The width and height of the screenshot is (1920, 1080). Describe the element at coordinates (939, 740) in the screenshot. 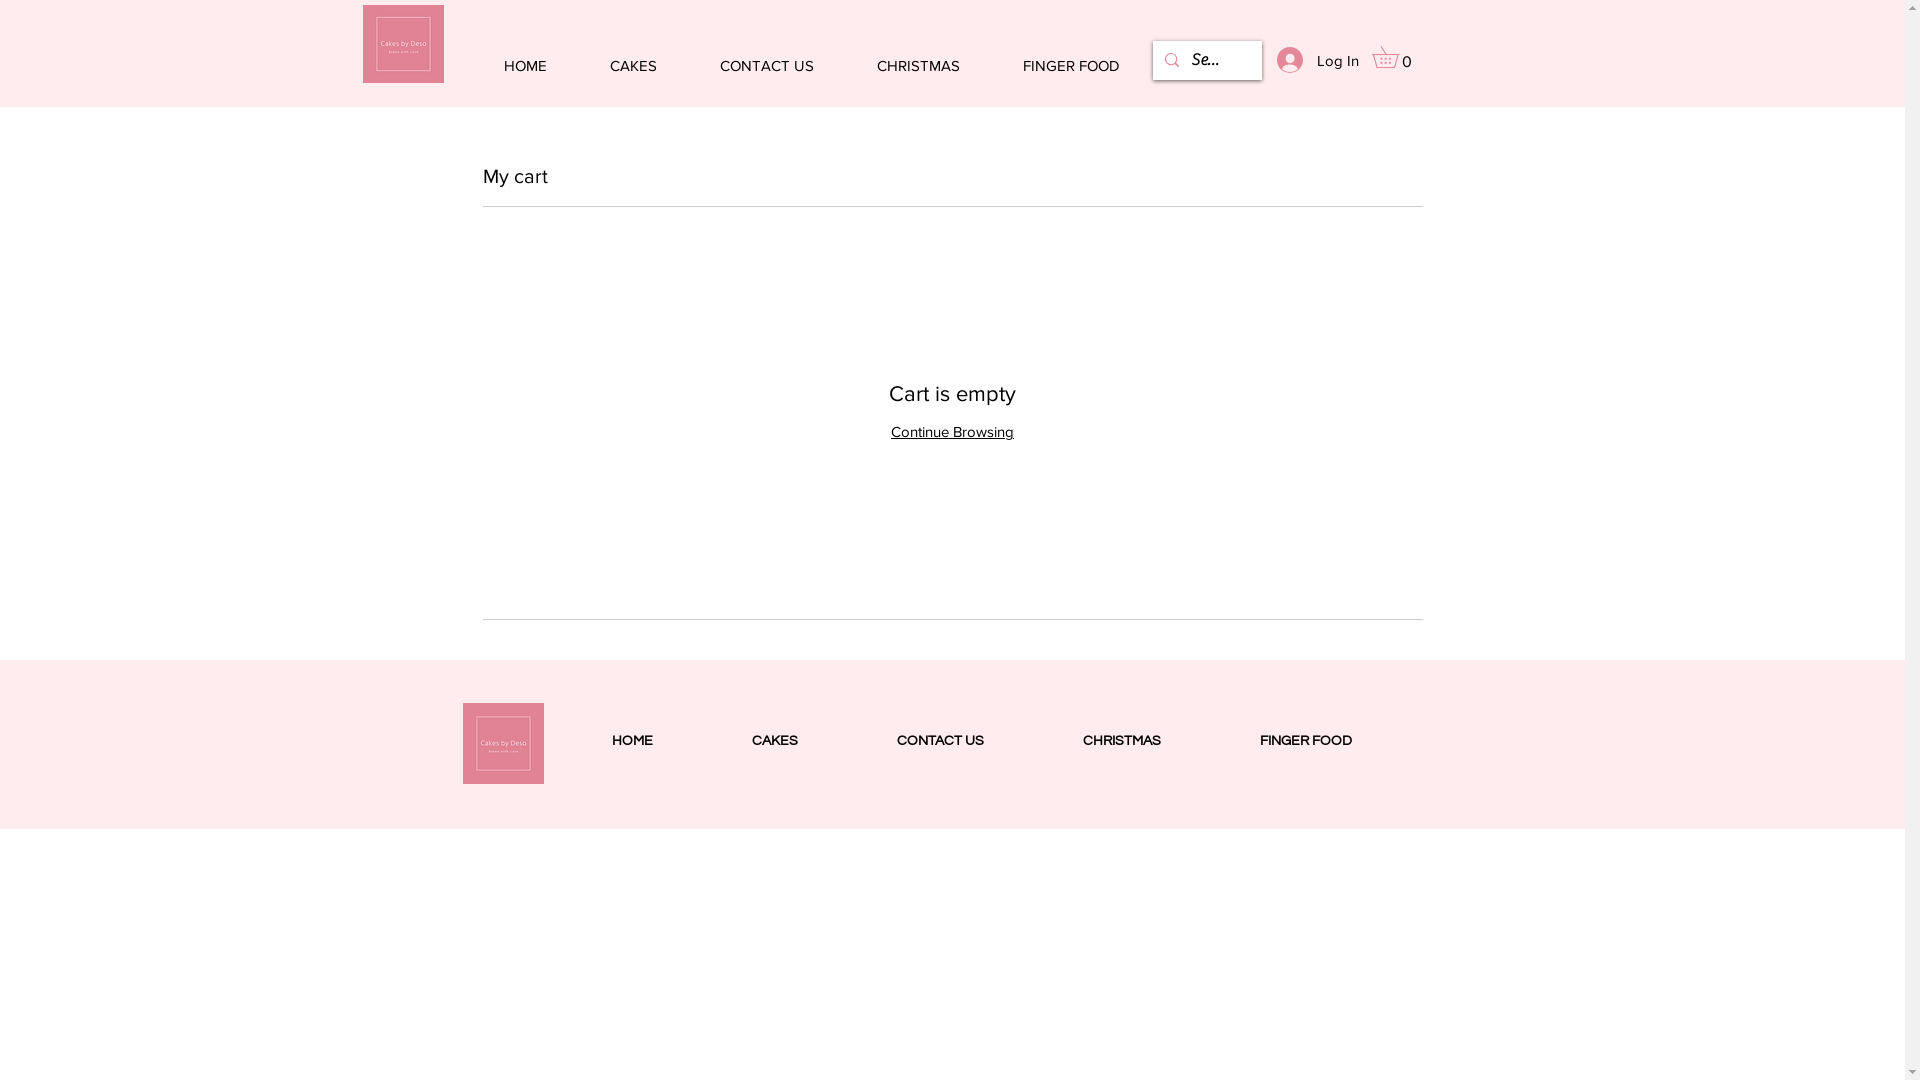

I see `'CONTACT US'` at that location.